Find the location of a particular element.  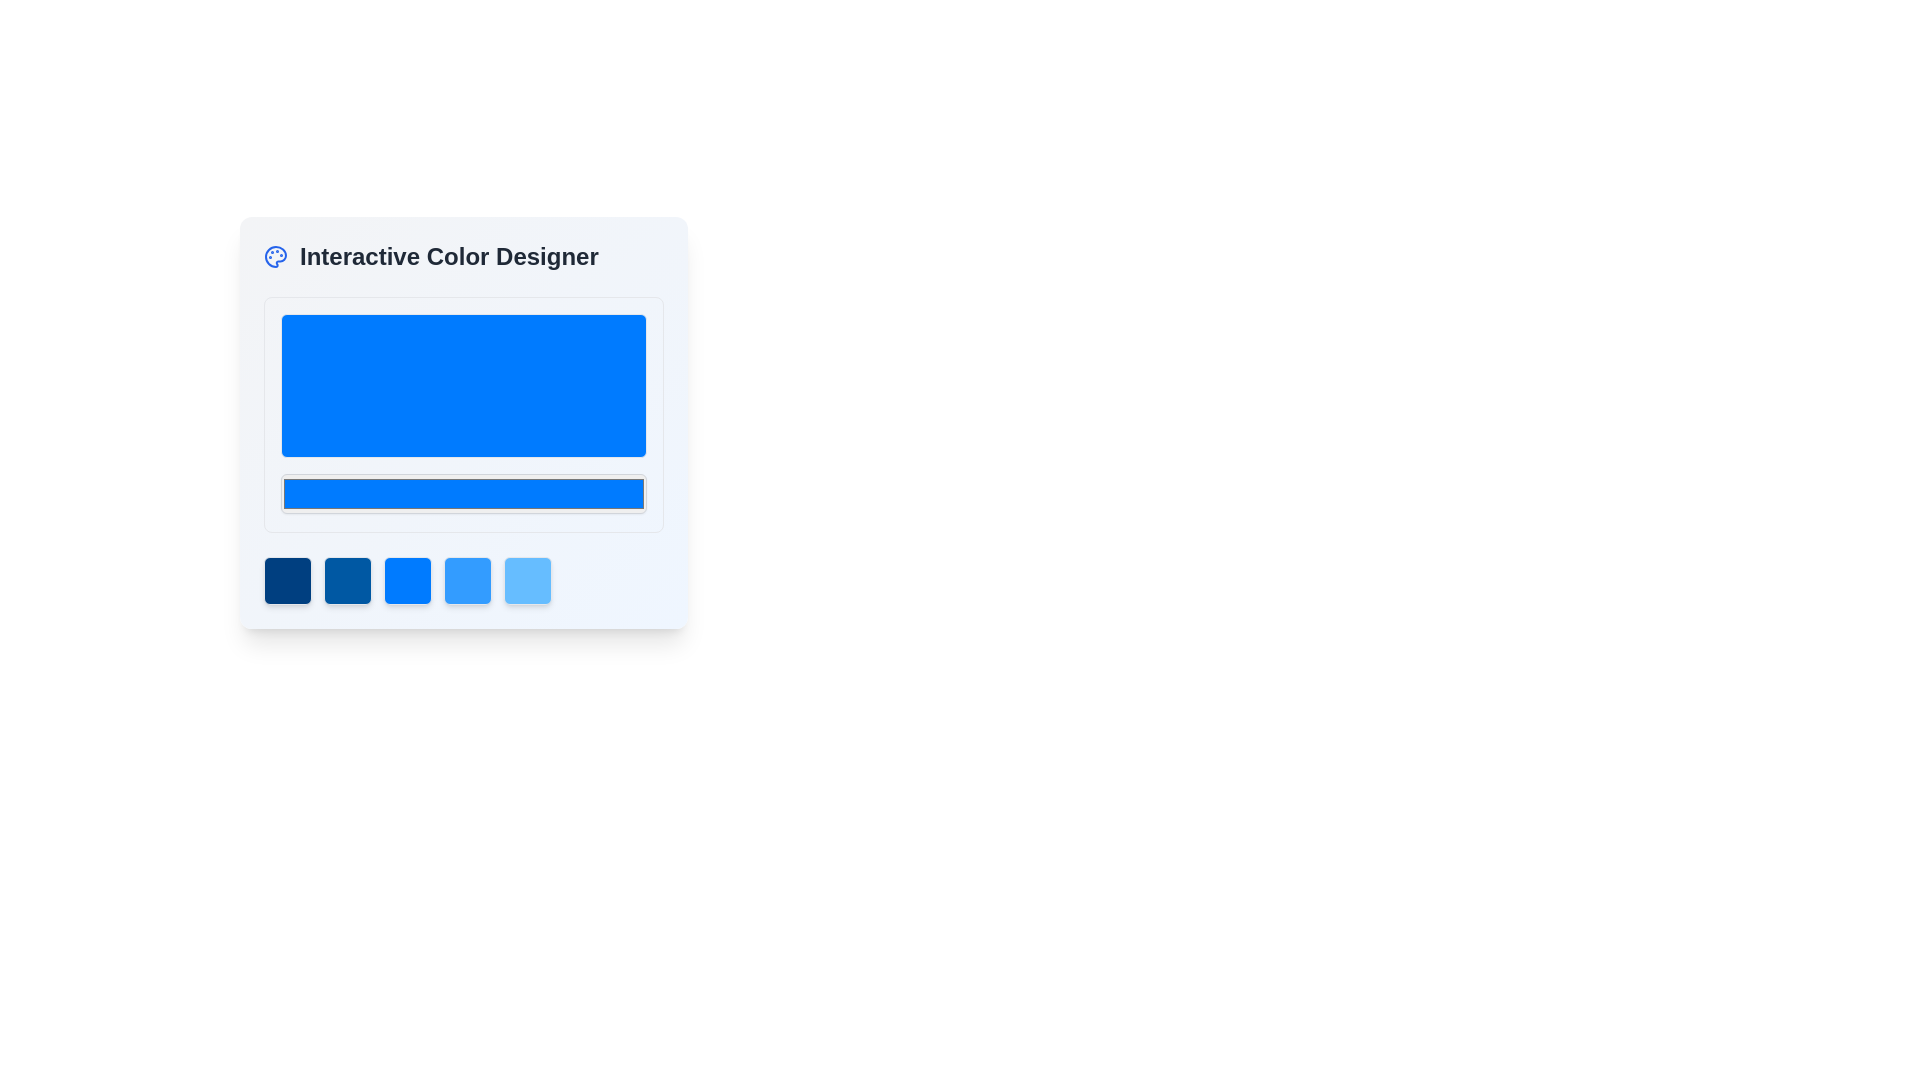

the first square in the group of five color swatches located at the bottom of the 'Interactive Color Designer' interface is located at coordinates (287, 581).